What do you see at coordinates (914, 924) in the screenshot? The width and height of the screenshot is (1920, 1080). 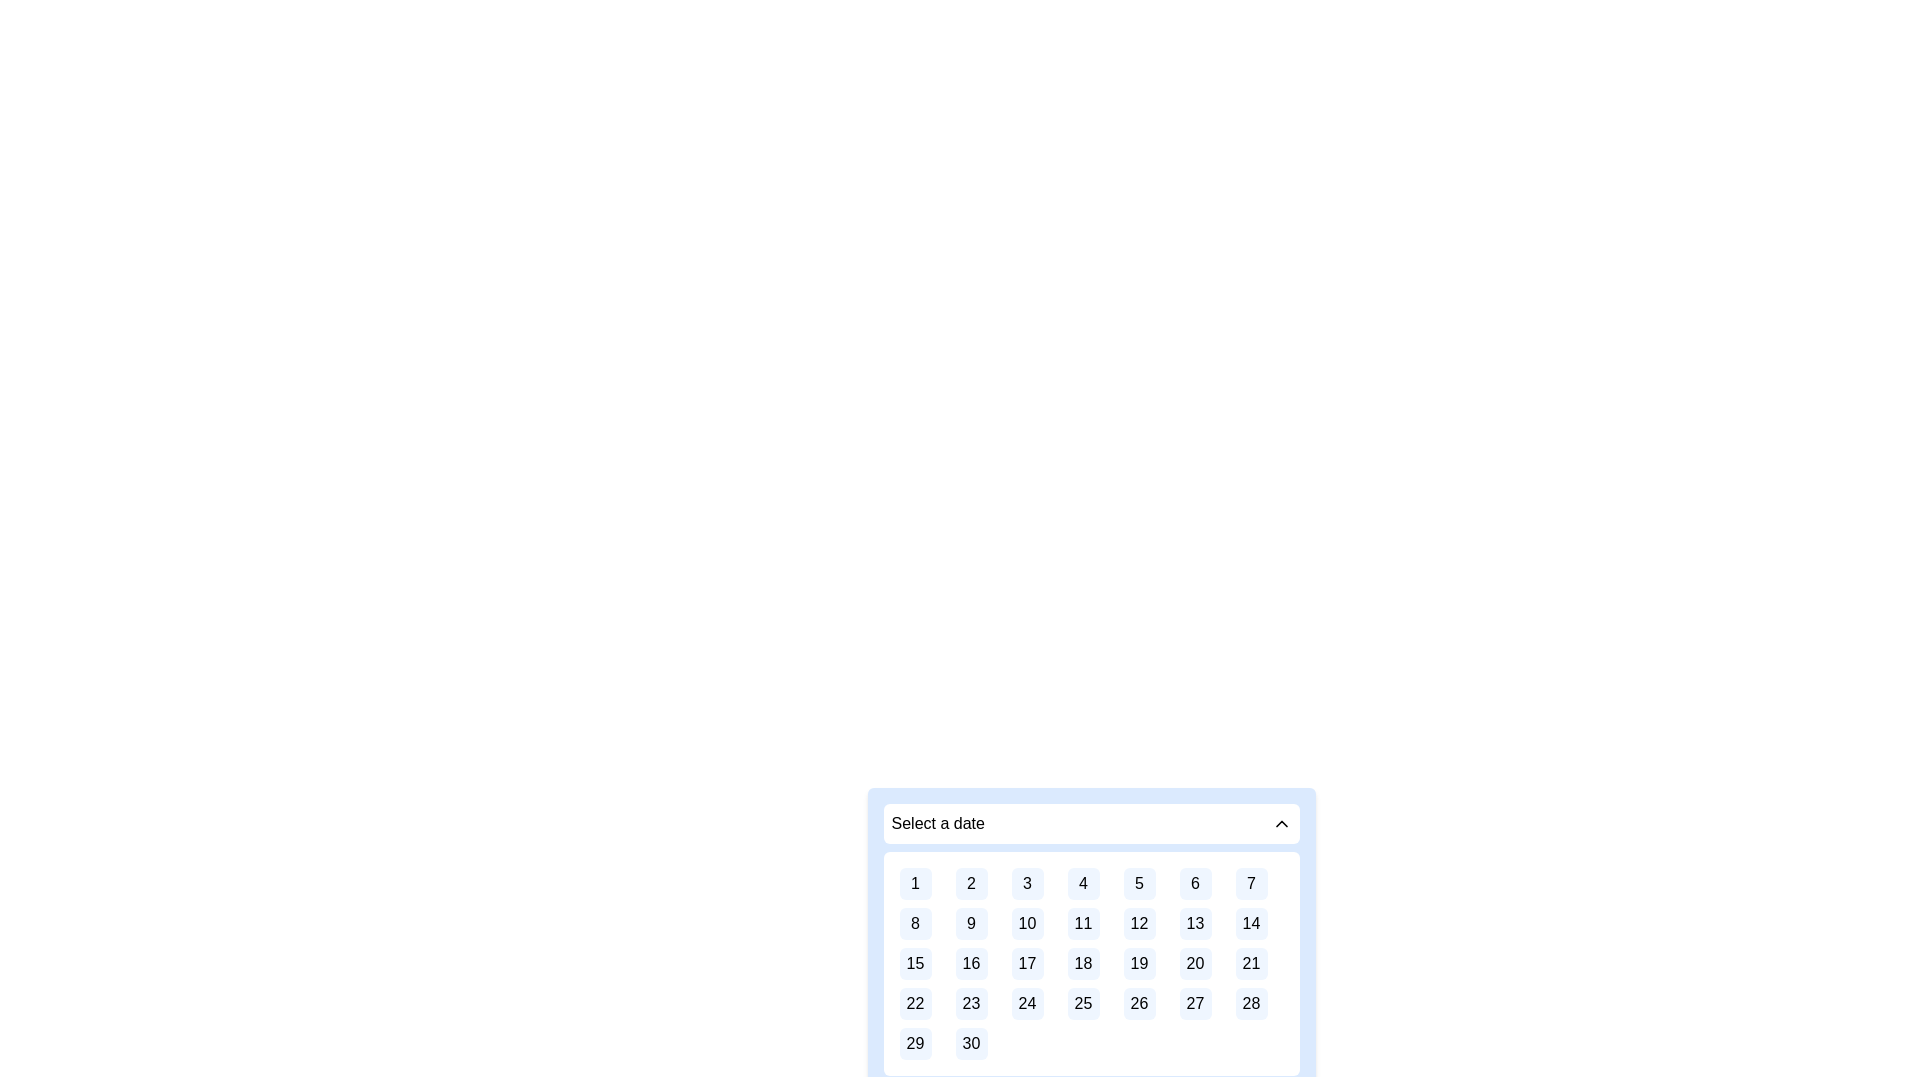 I see `the rounded square button labeled '8' with a light blue background` at bounding box center [914, 924].